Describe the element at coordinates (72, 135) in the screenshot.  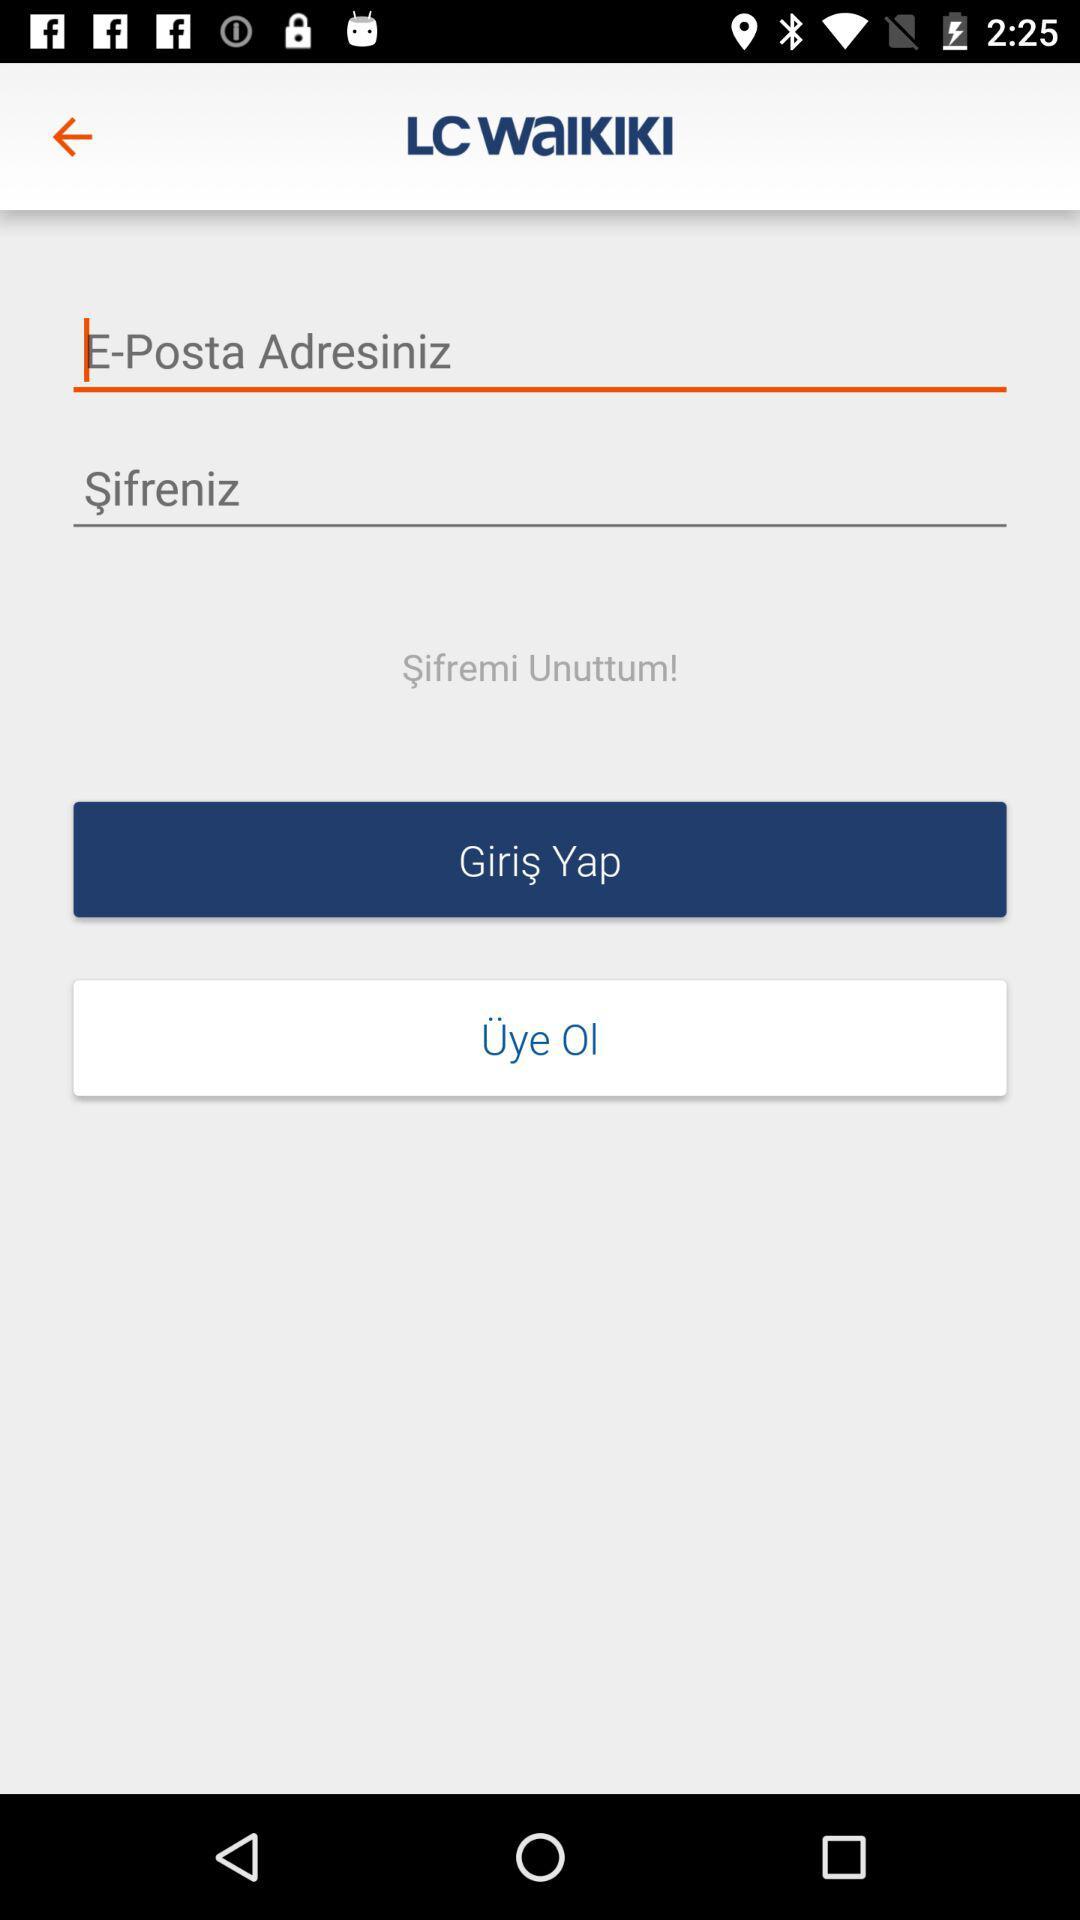
I see `icon at the top left corner` at that location.